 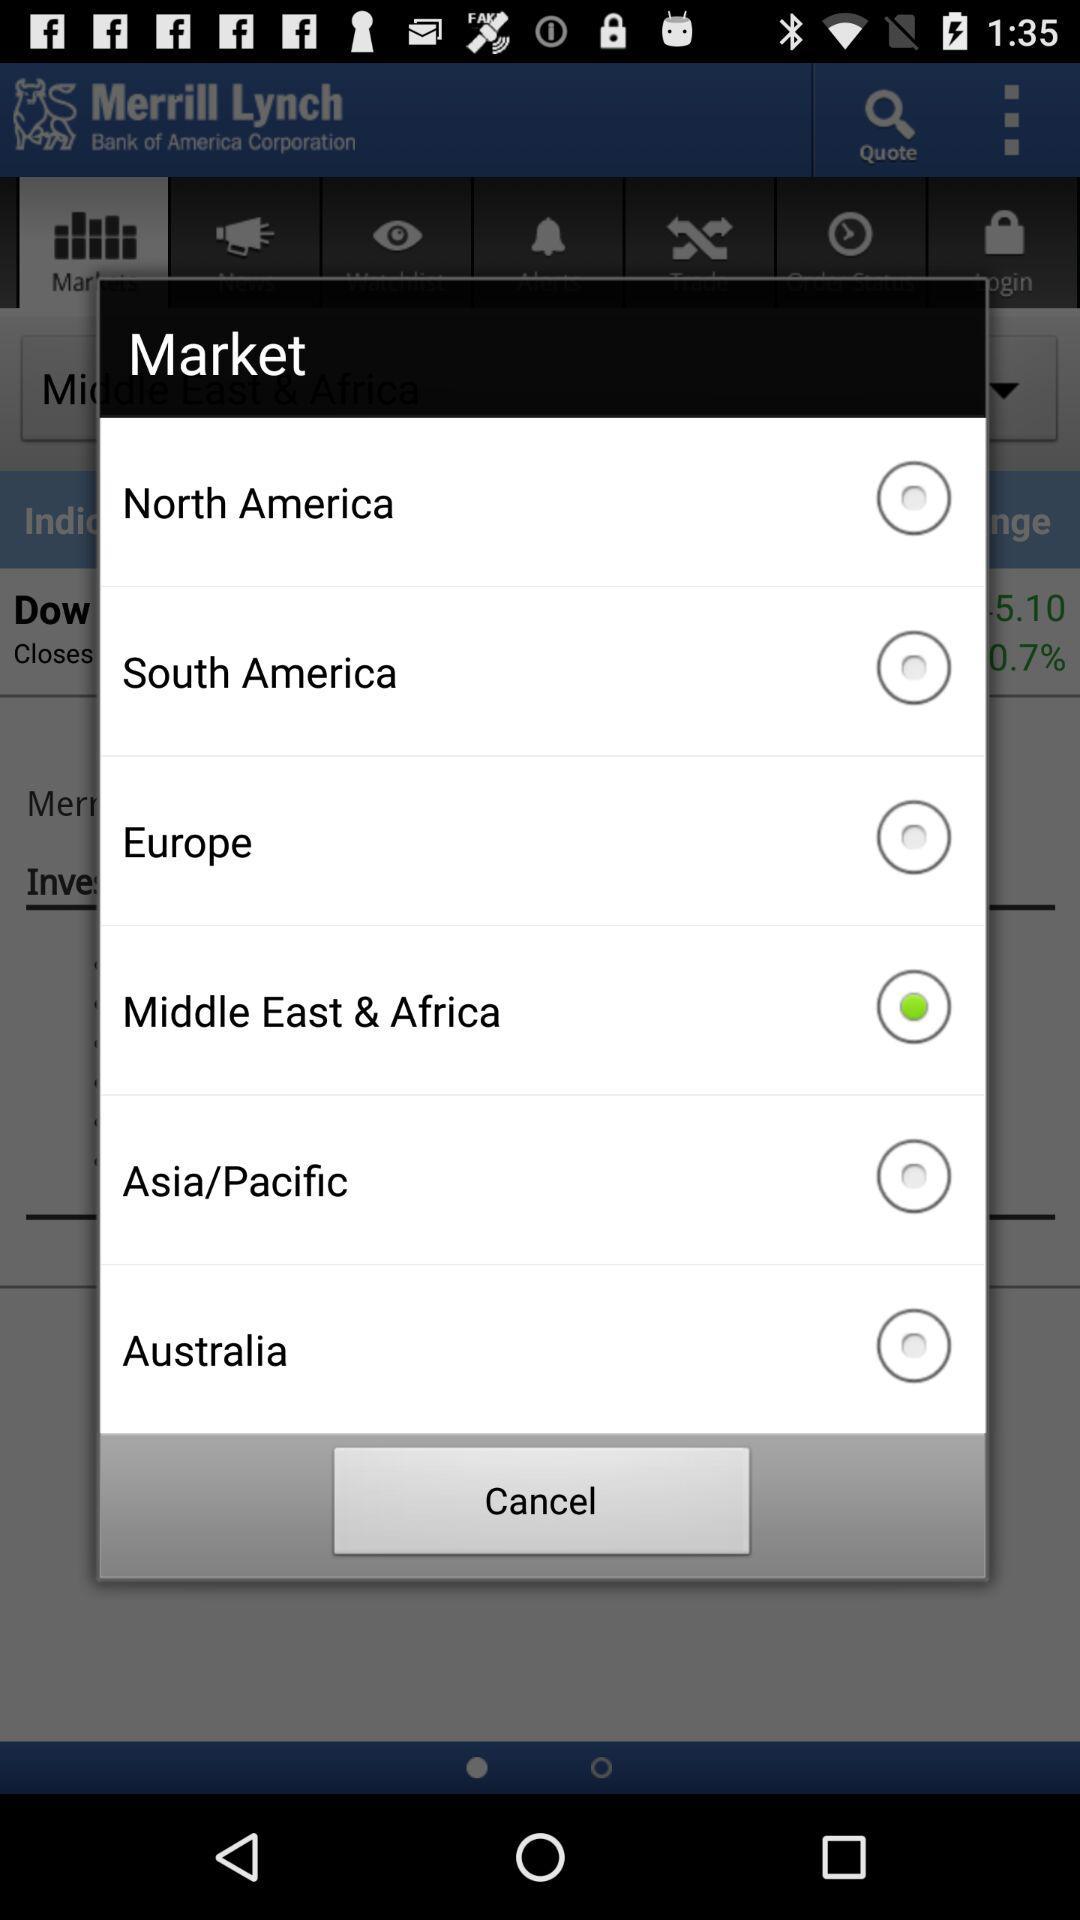 I want to click on cancel, so click(x=542, y=1506).